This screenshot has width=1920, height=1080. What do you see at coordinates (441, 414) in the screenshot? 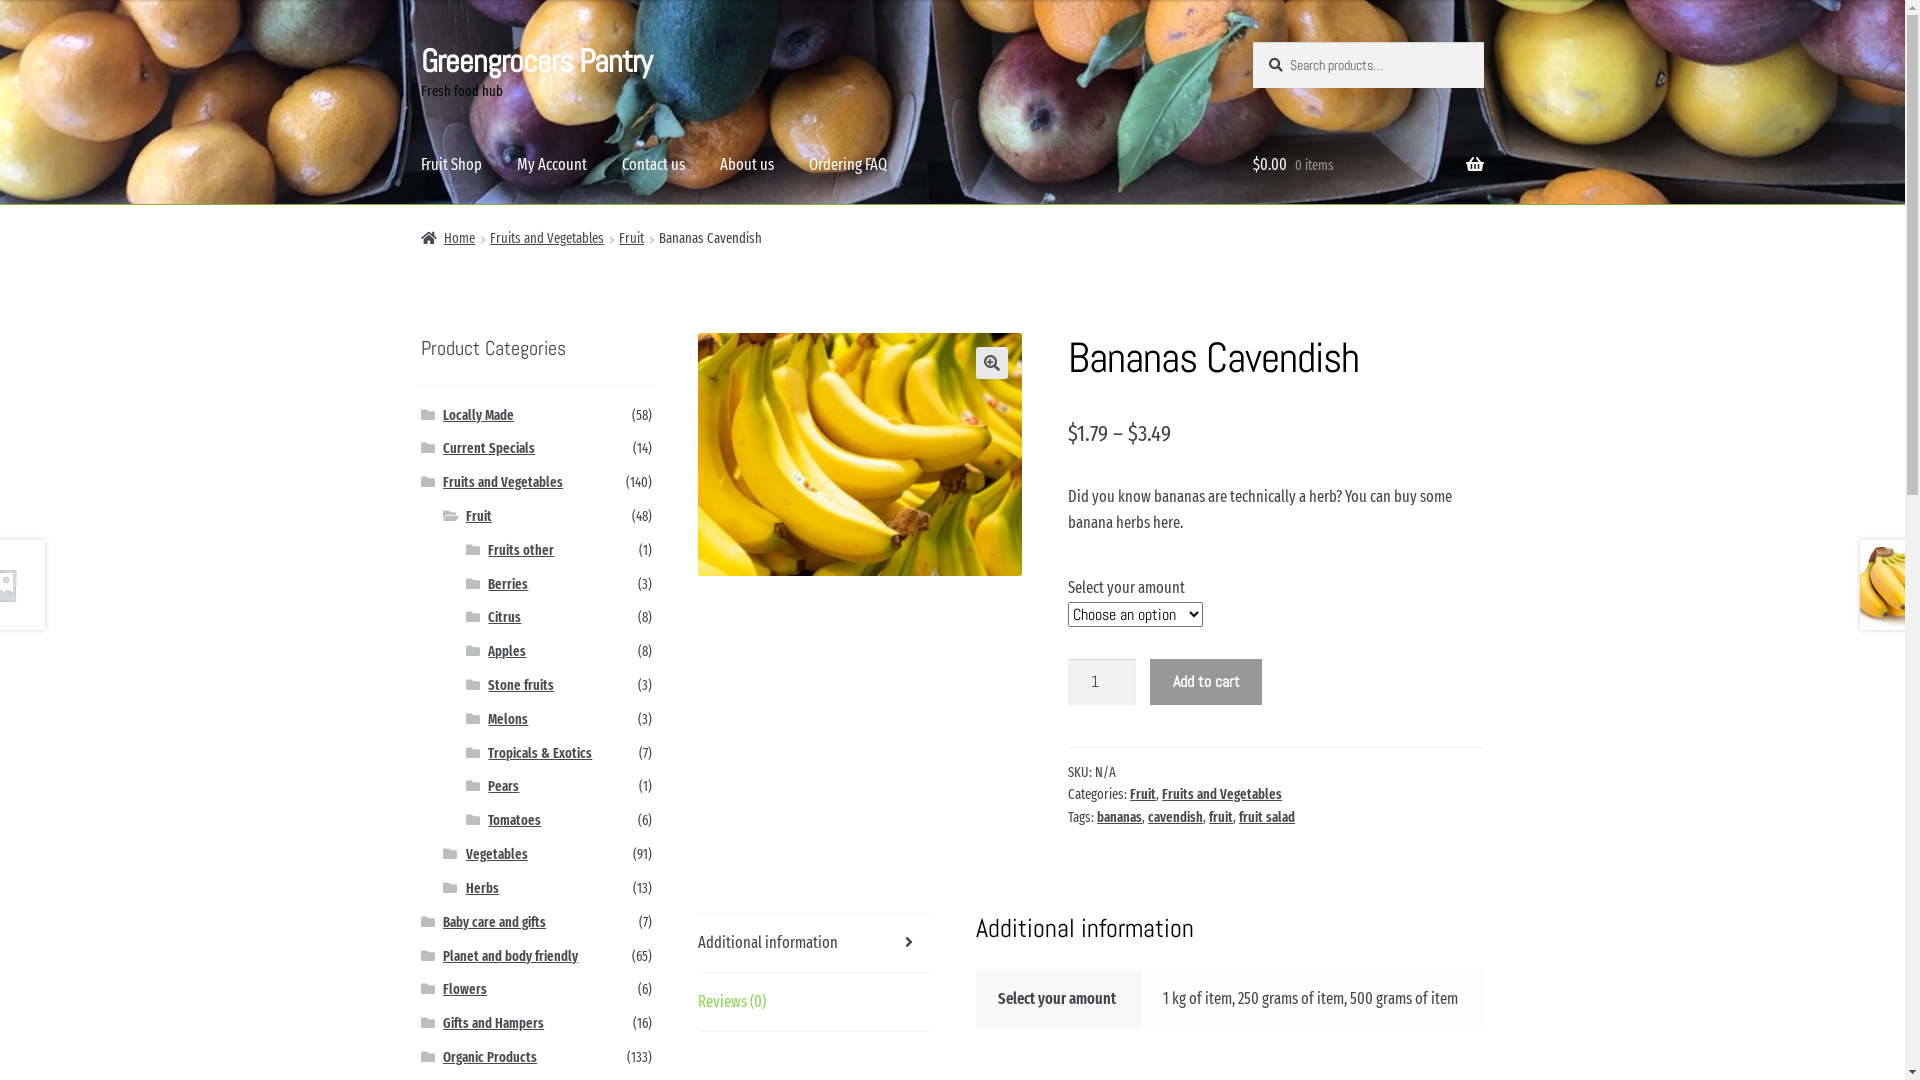
I see `'Locally Made'` at bounding box center [441, 414].